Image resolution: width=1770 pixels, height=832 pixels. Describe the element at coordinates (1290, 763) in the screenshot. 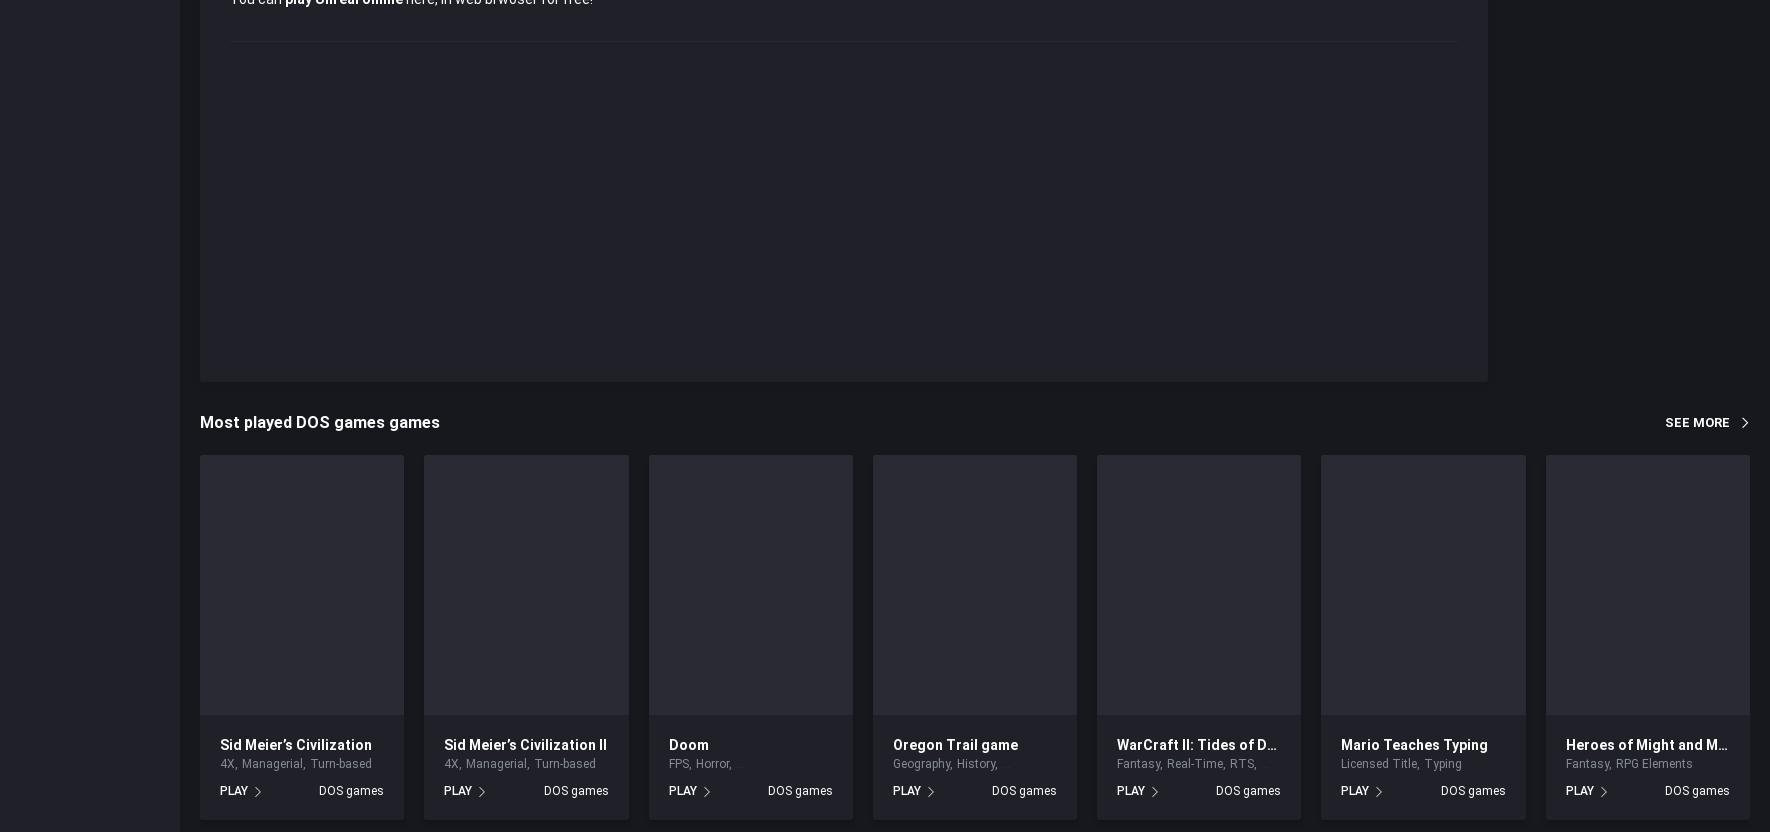

I see `'Steampunk'` at that location.